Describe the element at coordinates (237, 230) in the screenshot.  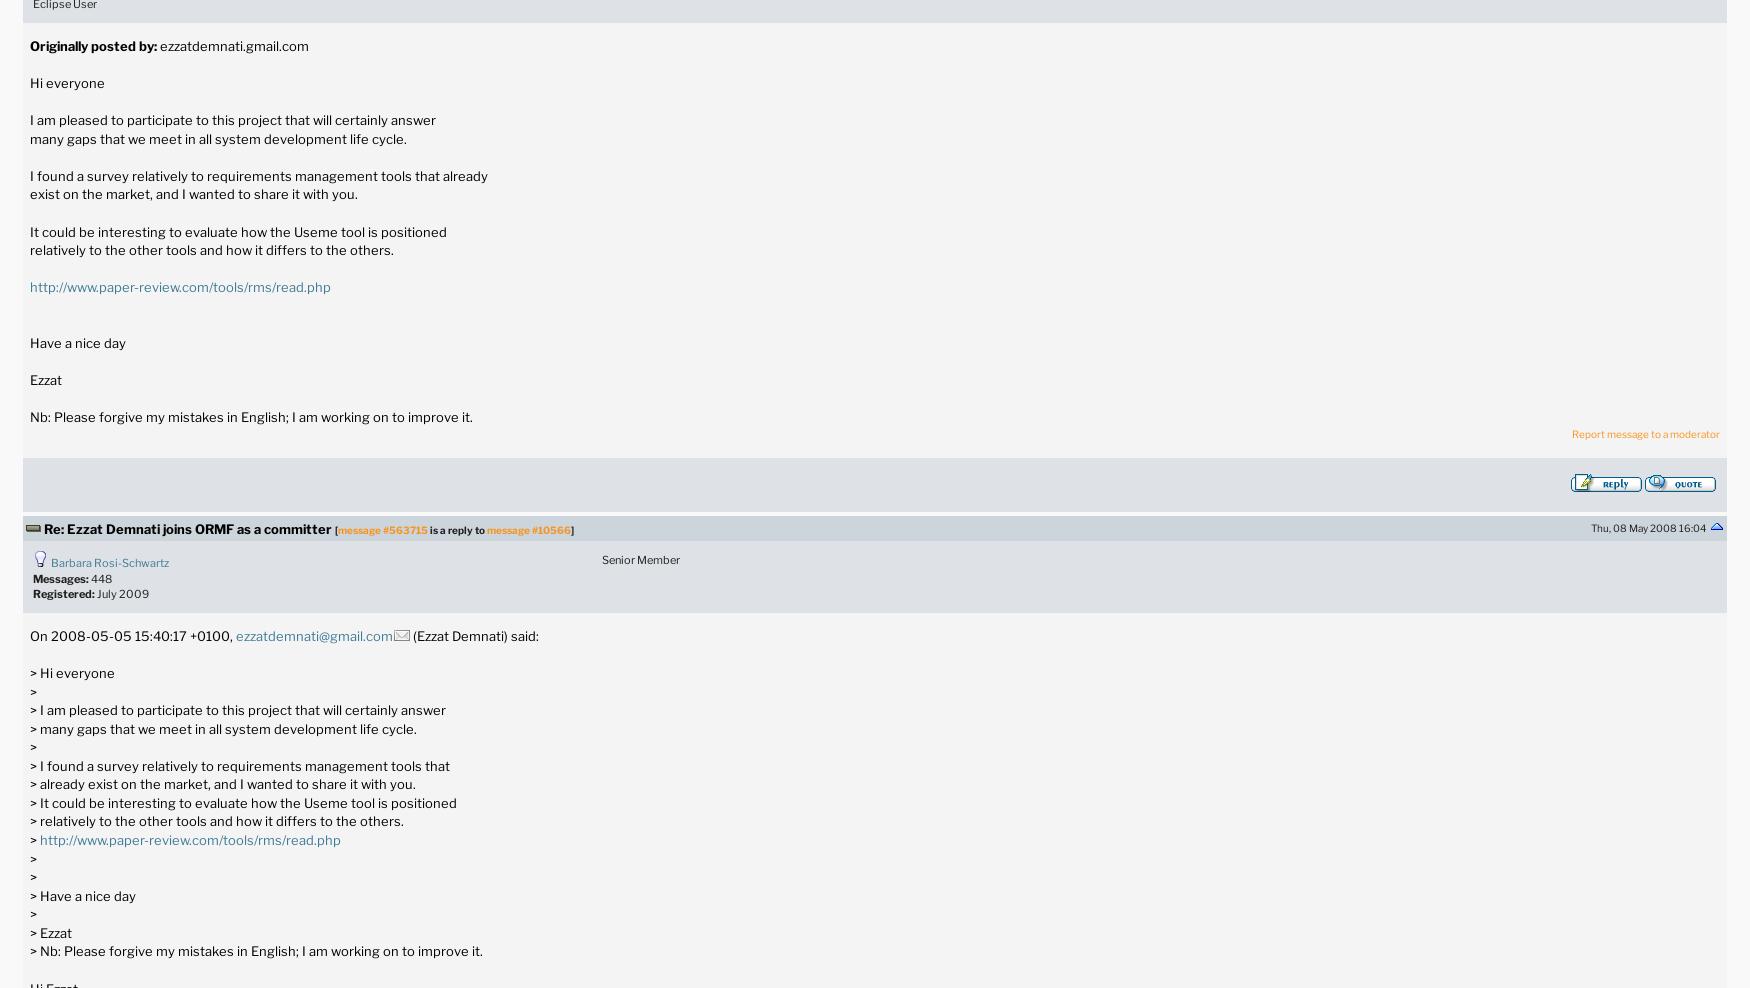
I see `'It could be interesting to evaluate how the Useme tool is positioned'` at that location.